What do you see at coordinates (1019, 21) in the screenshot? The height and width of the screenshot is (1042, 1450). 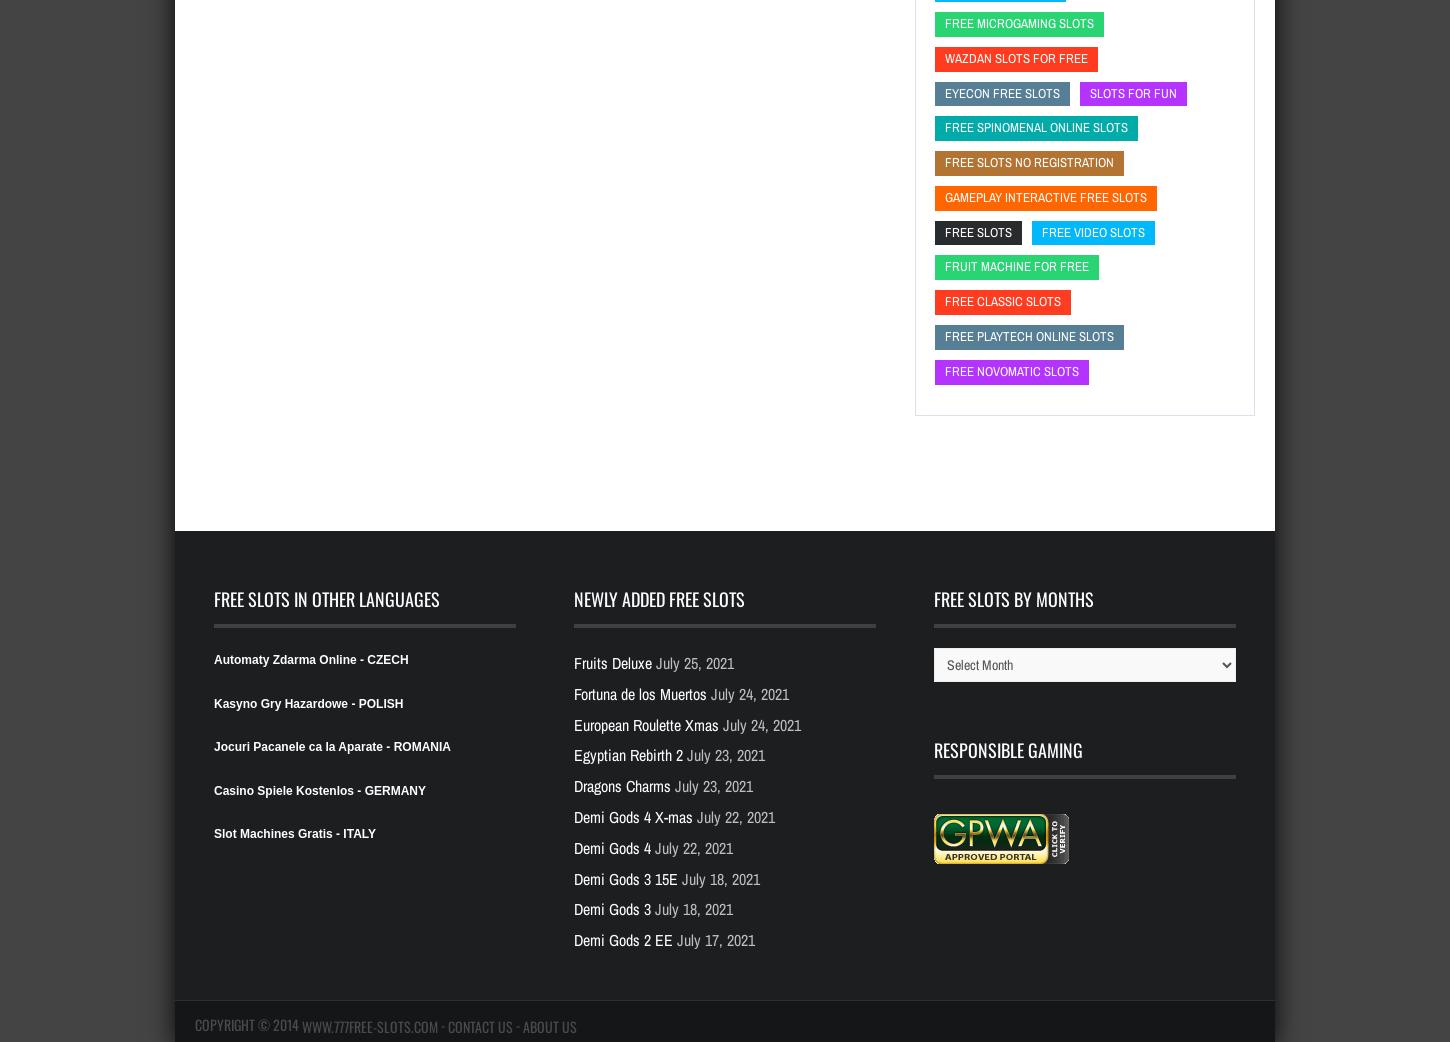 I see `'free microgaming slots'` at bounding box center [1019, 21].